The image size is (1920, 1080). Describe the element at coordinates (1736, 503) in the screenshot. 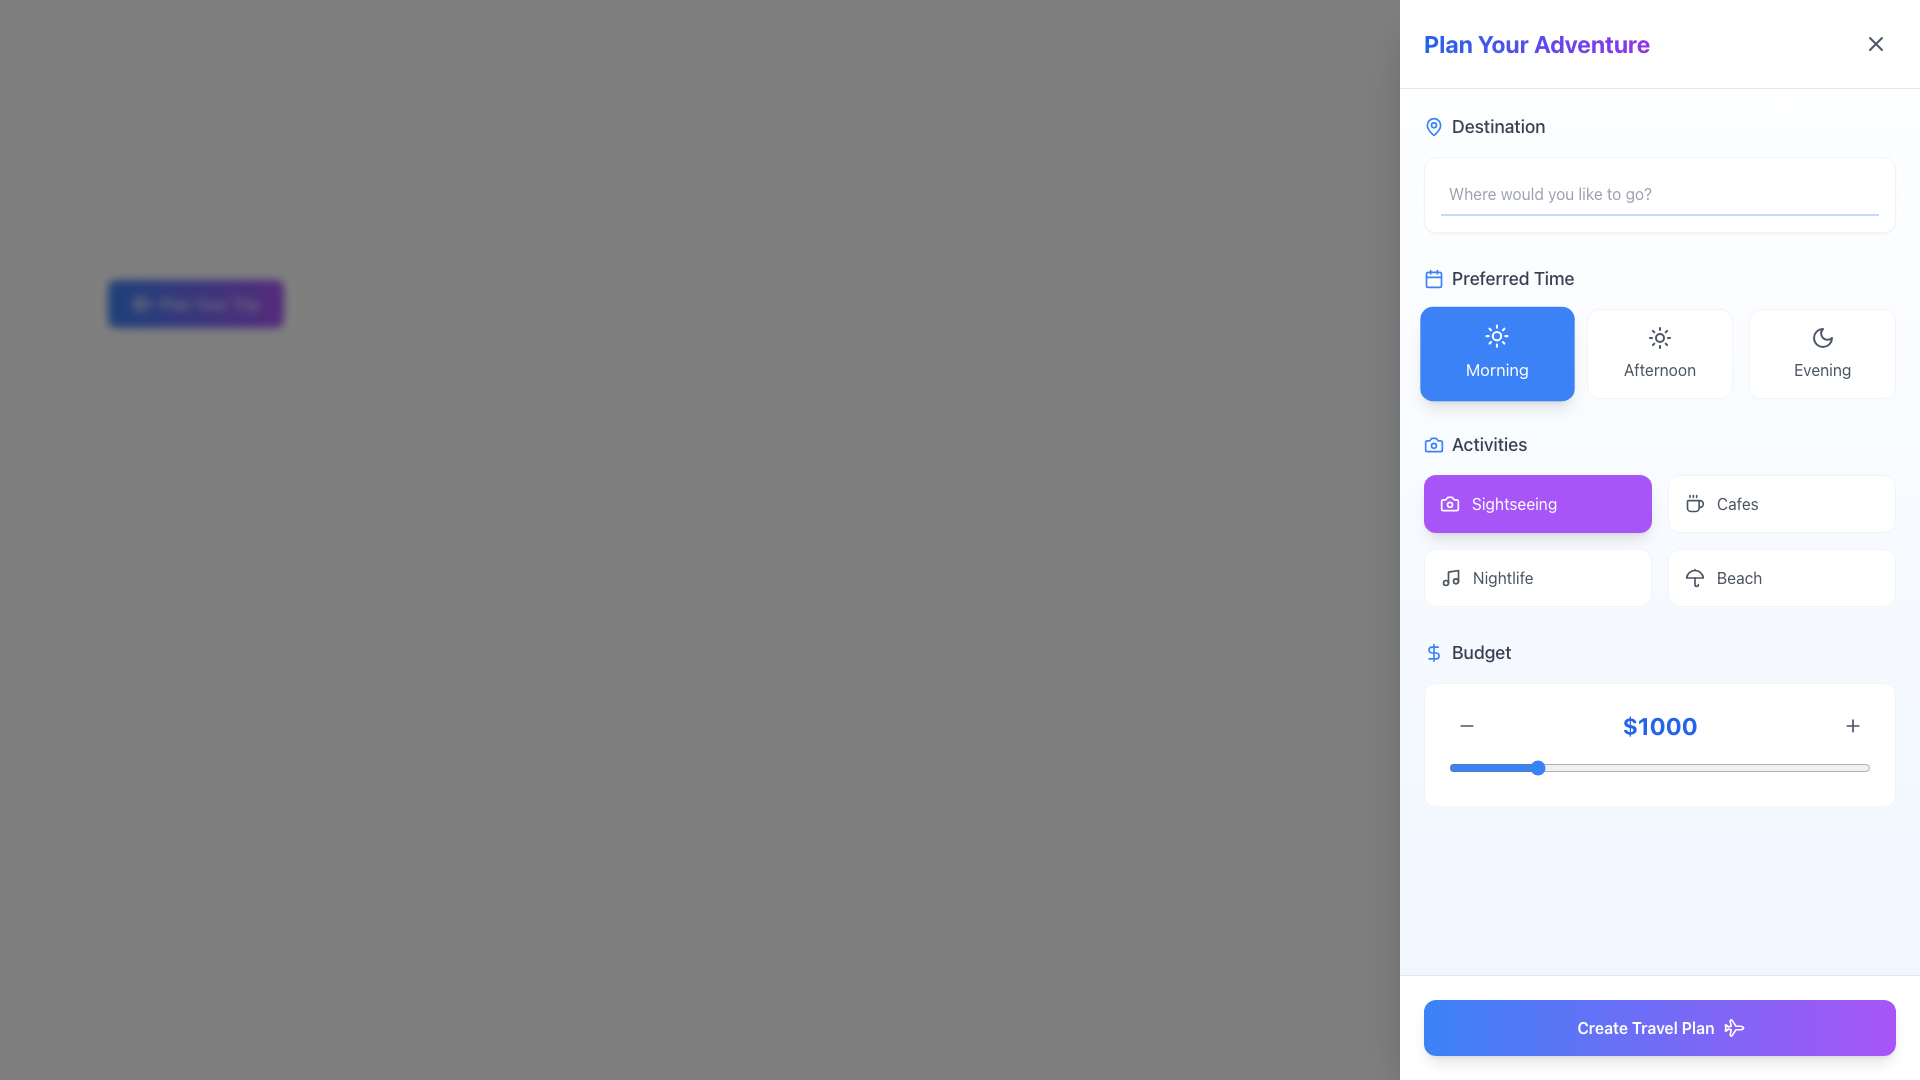

I see `the 'Cafes' text label, which is a small font label displaying 'Cafes' in the Activities section, rightmost among similar options like 'Sightseeing' and 'Nightlife.'` at that location.